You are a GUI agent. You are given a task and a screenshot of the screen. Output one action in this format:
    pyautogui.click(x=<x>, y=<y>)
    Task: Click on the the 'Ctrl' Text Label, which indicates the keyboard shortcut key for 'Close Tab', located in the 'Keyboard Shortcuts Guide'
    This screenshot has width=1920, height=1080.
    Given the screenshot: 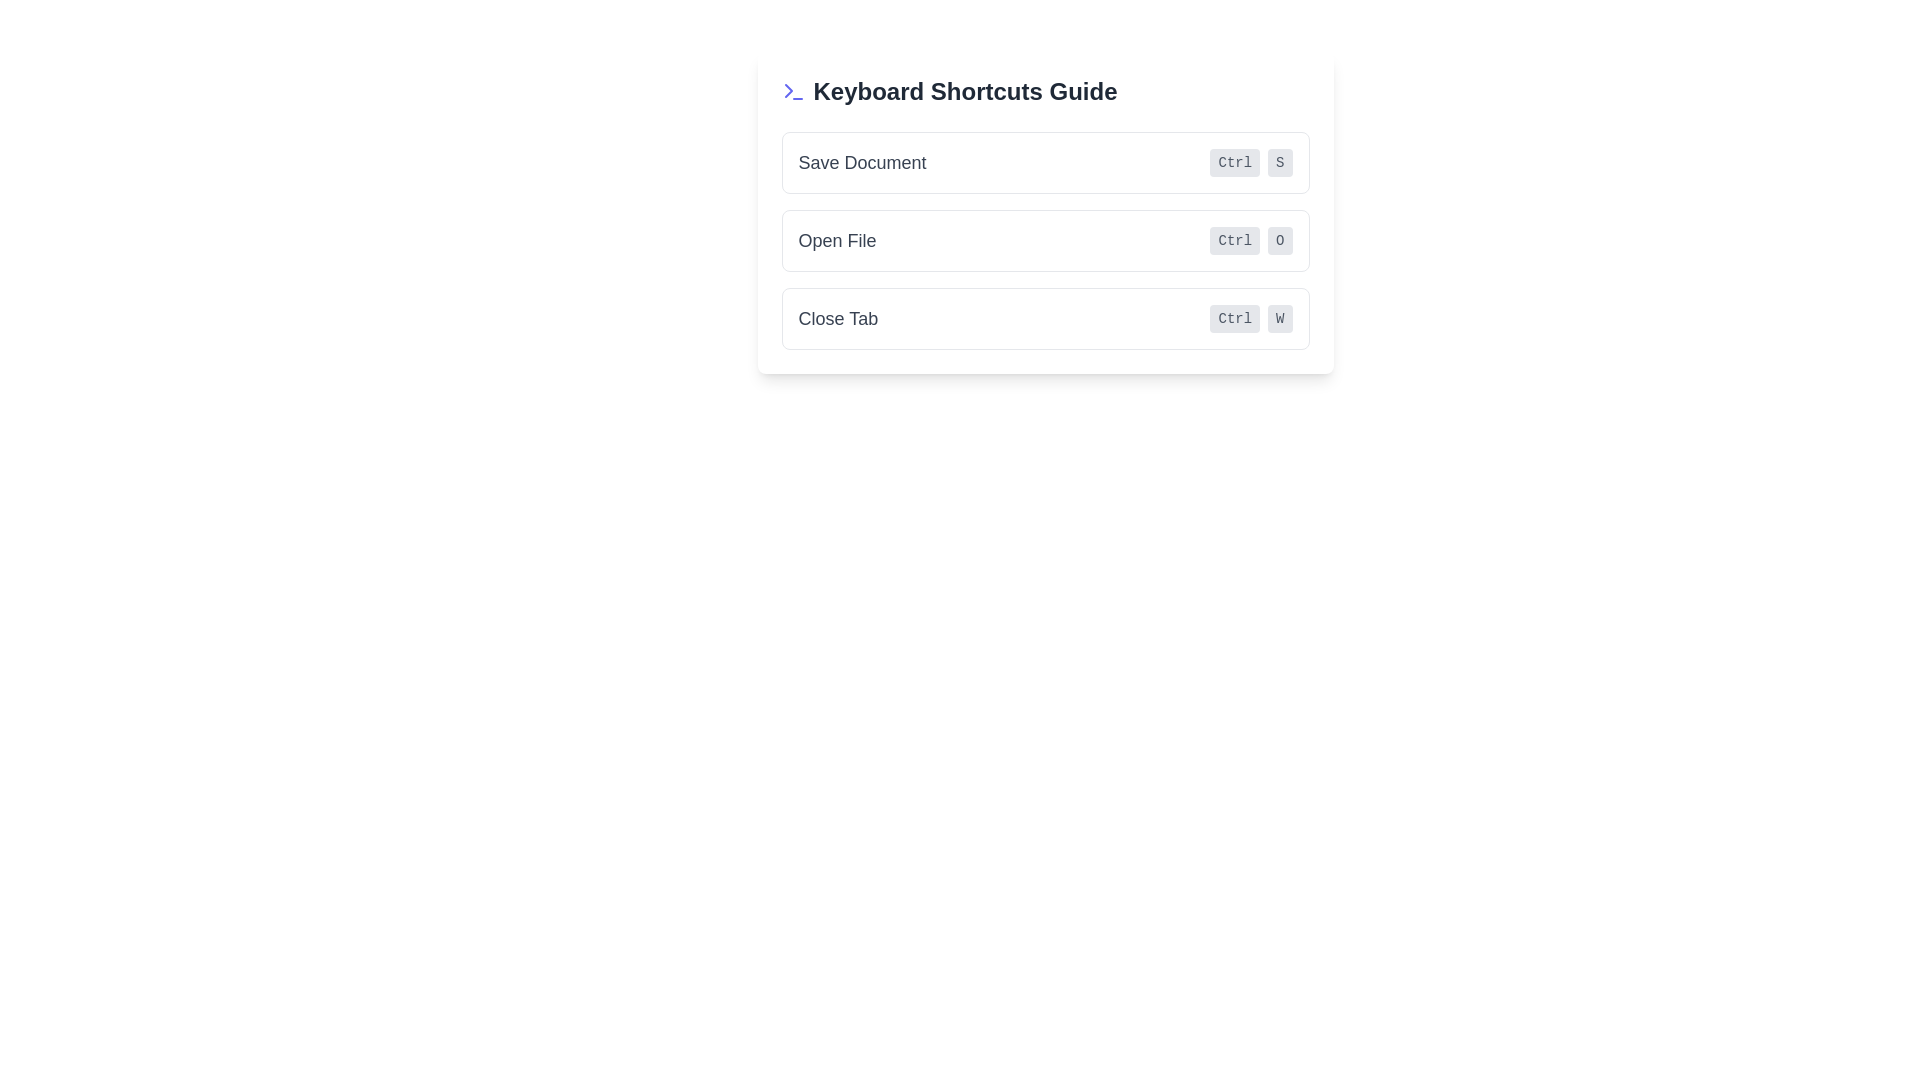 What is the action you would take?
    pyautogui.click(x=1234, y=318)
    